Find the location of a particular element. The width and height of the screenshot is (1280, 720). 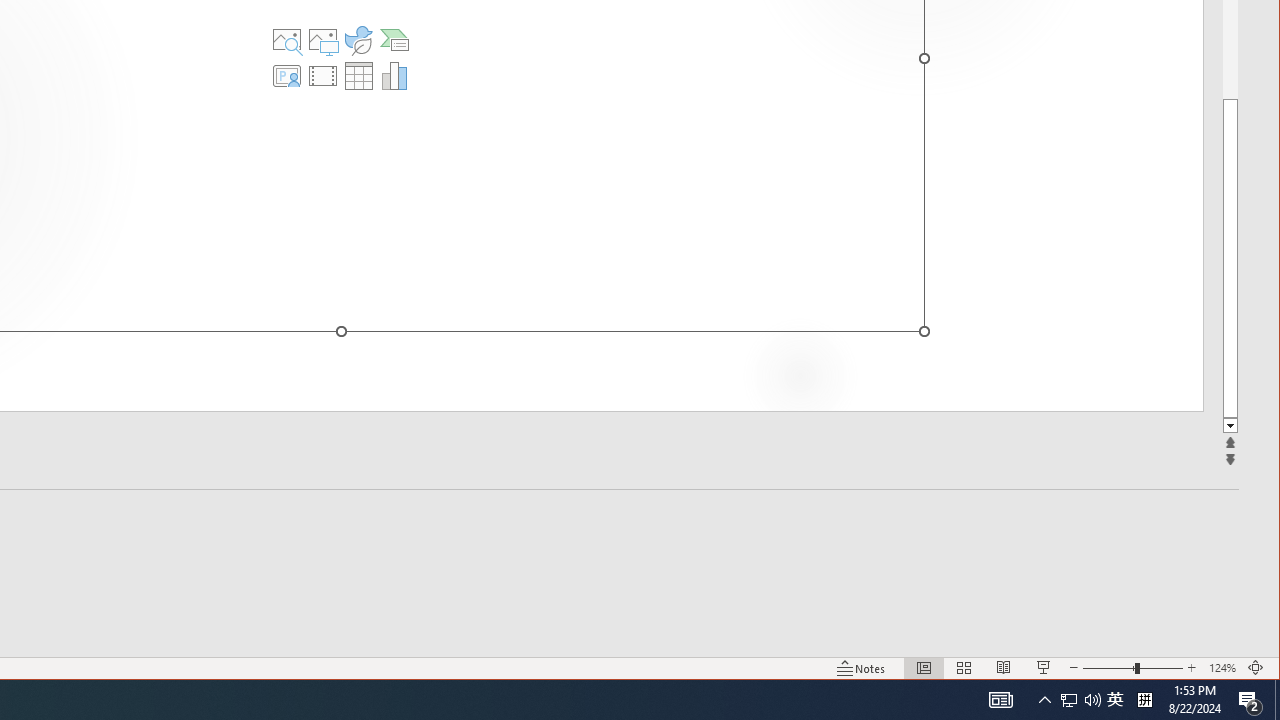

'Pictures' is located at coordinates (323, 39).